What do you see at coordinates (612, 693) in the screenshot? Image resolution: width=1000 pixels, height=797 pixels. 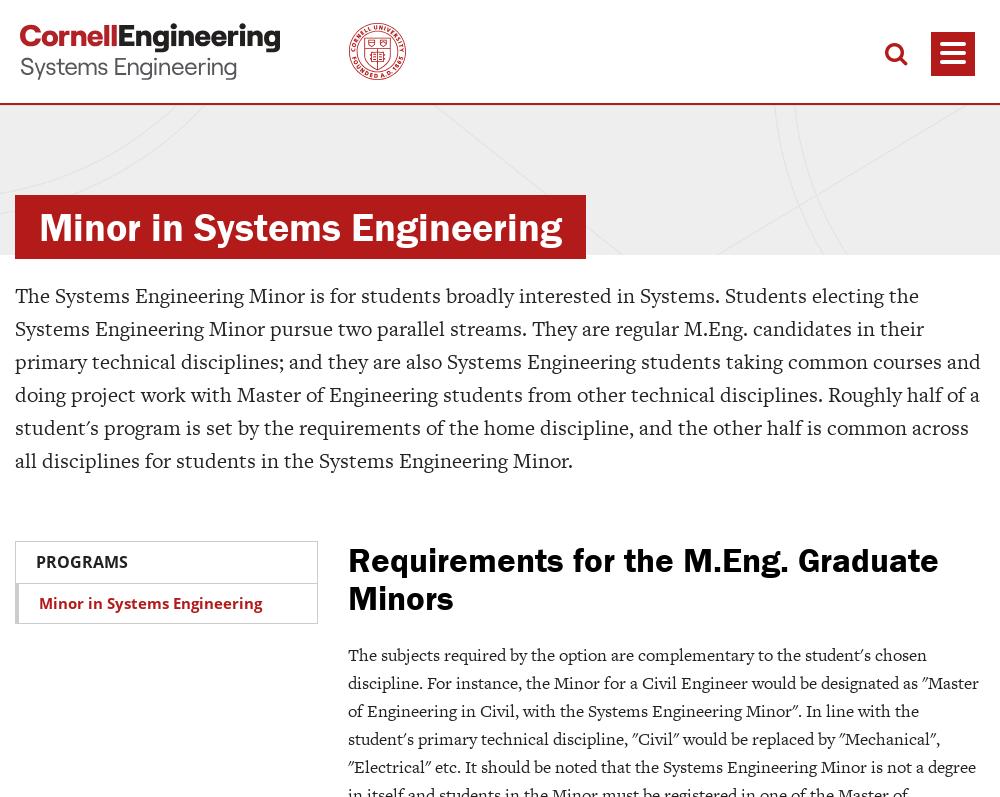 I see `'About Us'` at bounding box center [612, 693].